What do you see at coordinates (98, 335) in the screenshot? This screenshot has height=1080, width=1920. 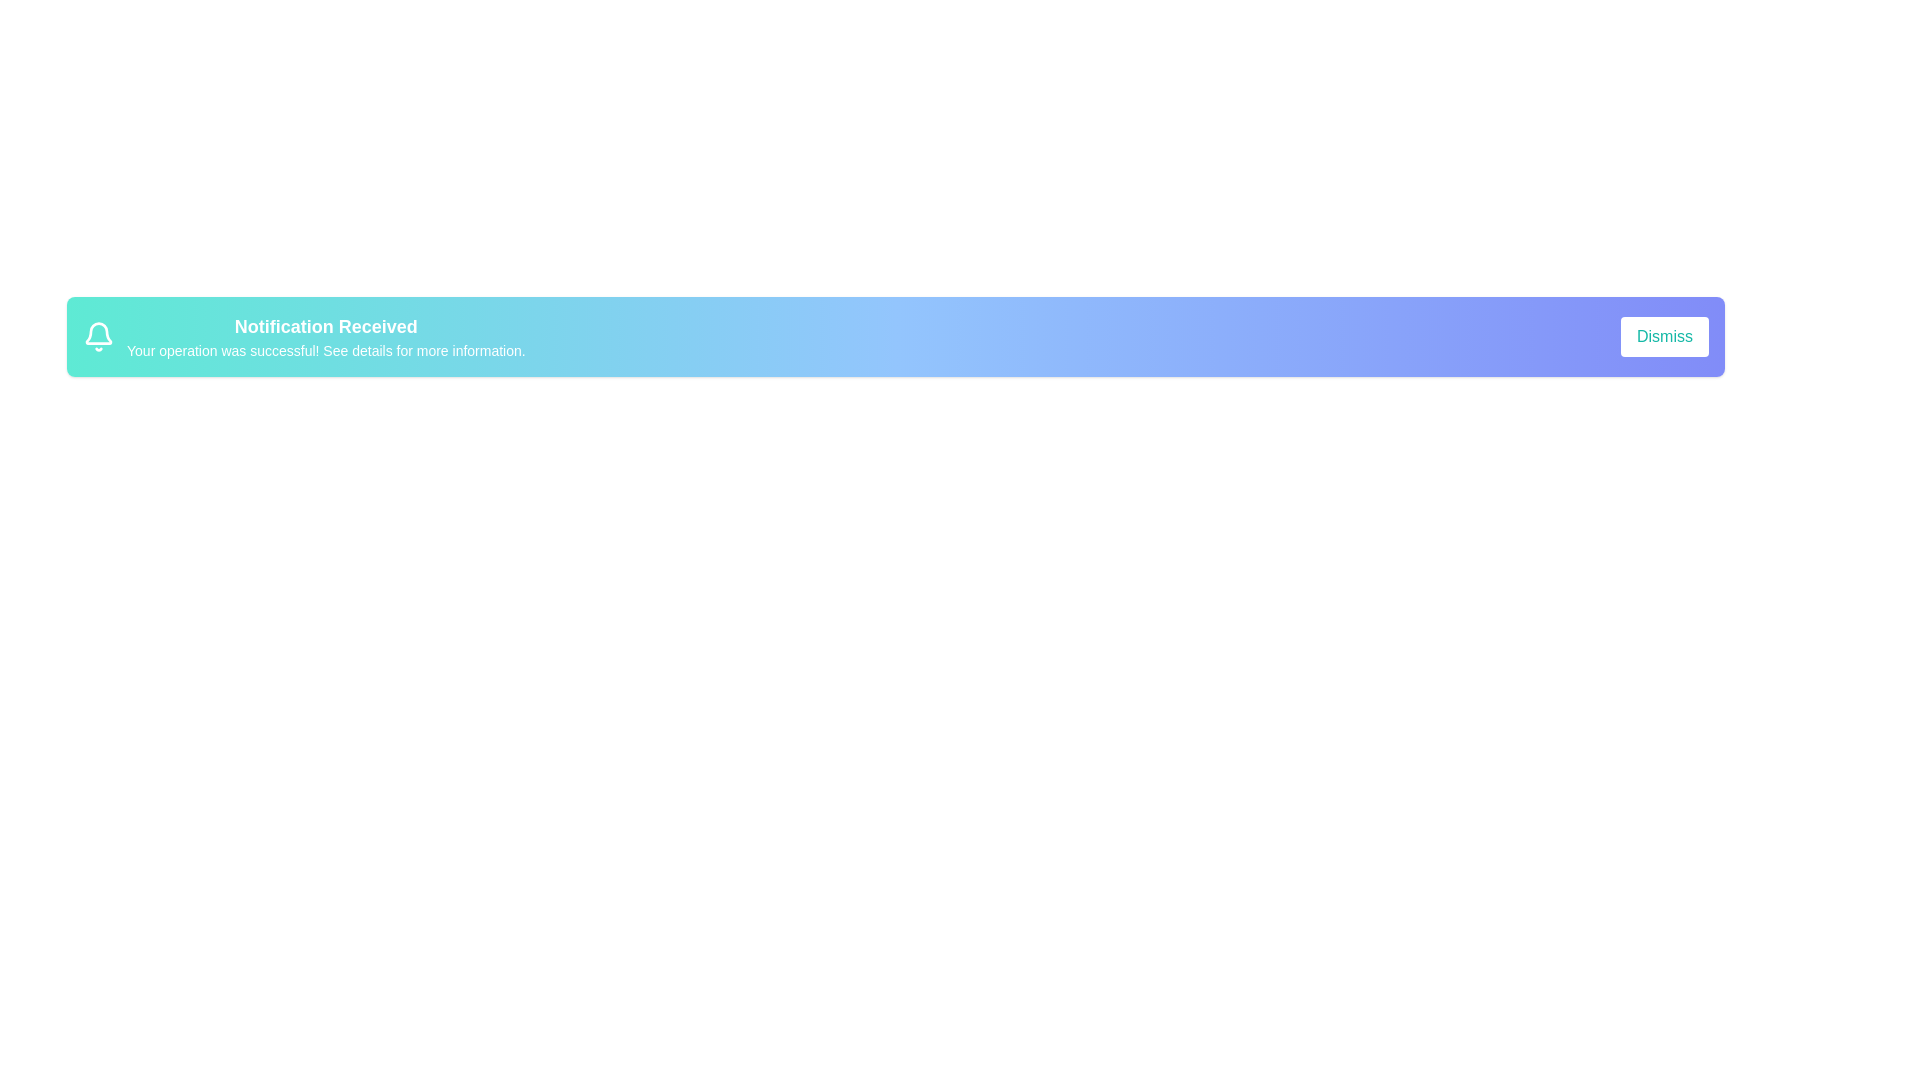 I see `the alert icon to focus on it` at bounding box center [98, 335].